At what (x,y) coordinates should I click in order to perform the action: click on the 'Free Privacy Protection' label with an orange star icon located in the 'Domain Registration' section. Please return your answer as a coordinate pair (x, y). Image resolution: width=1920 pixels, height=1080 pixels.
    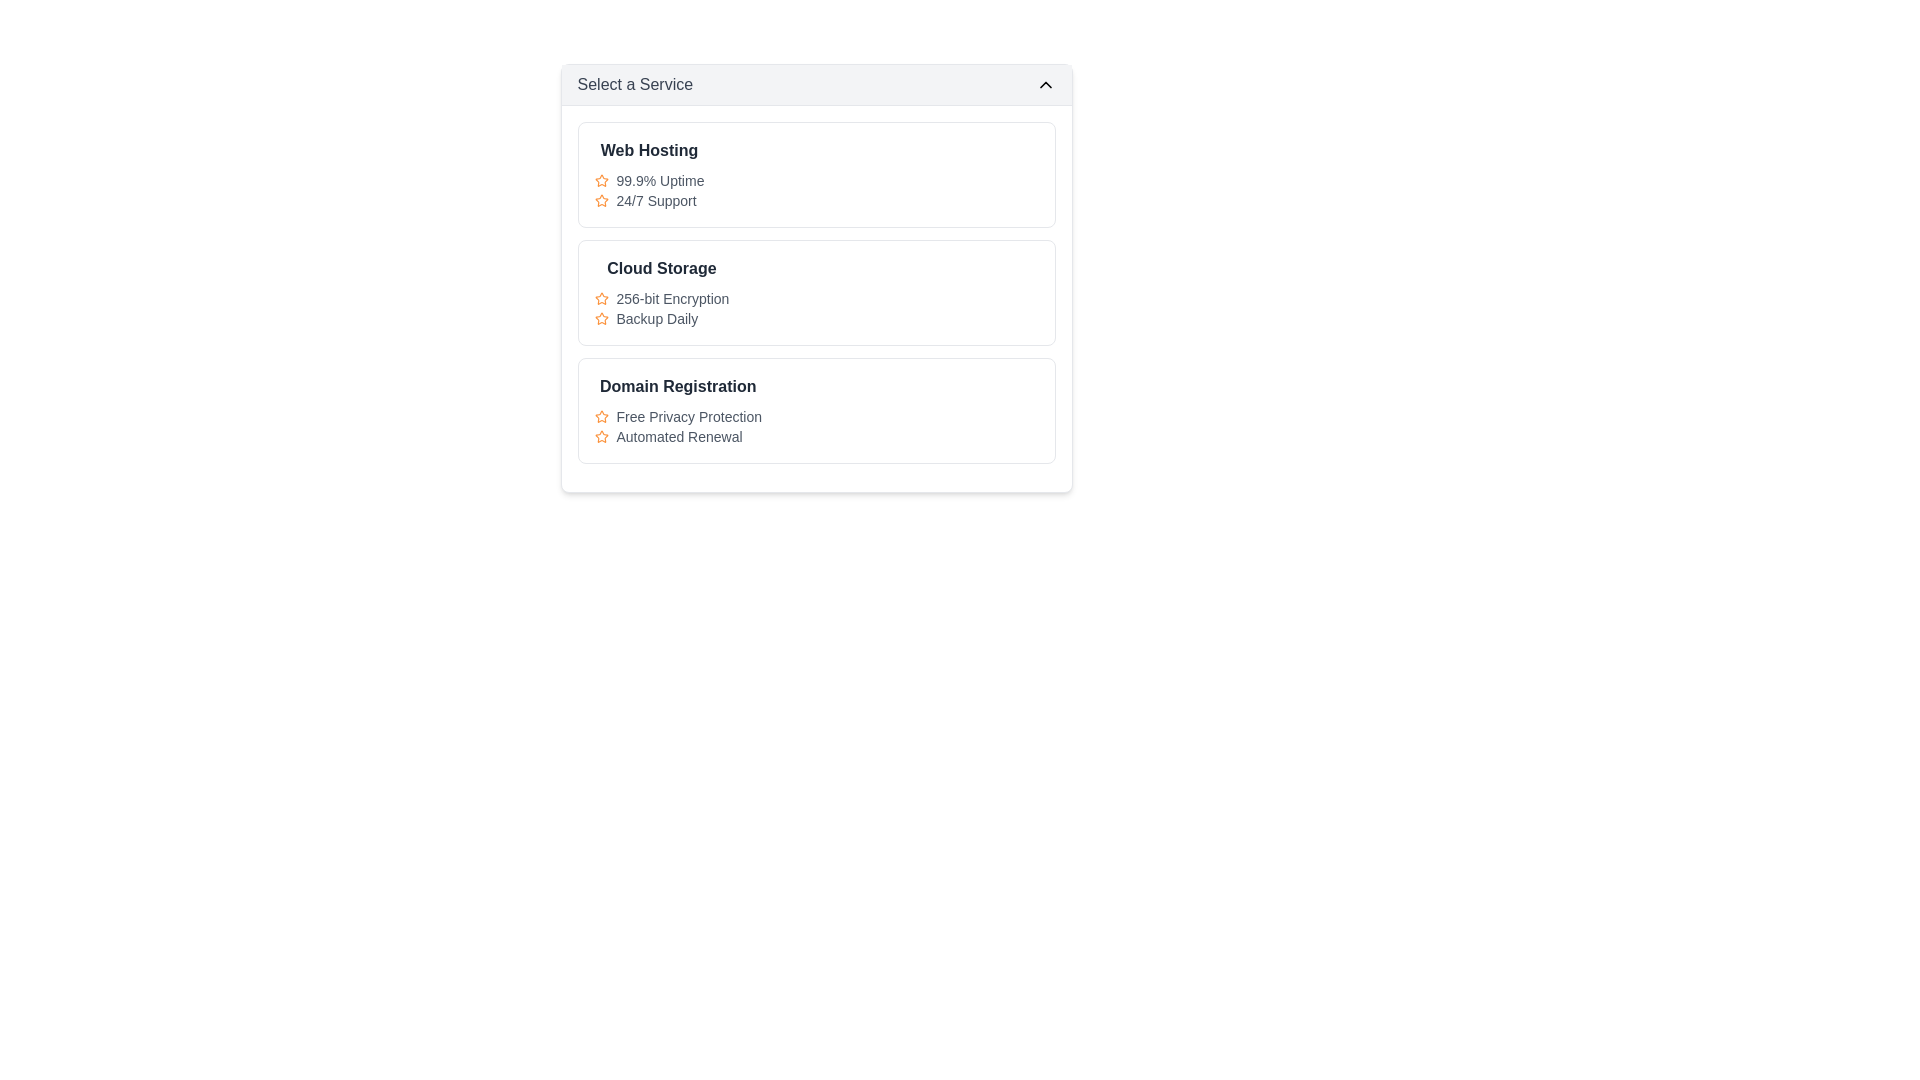
    Looking at the image, I should click on (678, 415).